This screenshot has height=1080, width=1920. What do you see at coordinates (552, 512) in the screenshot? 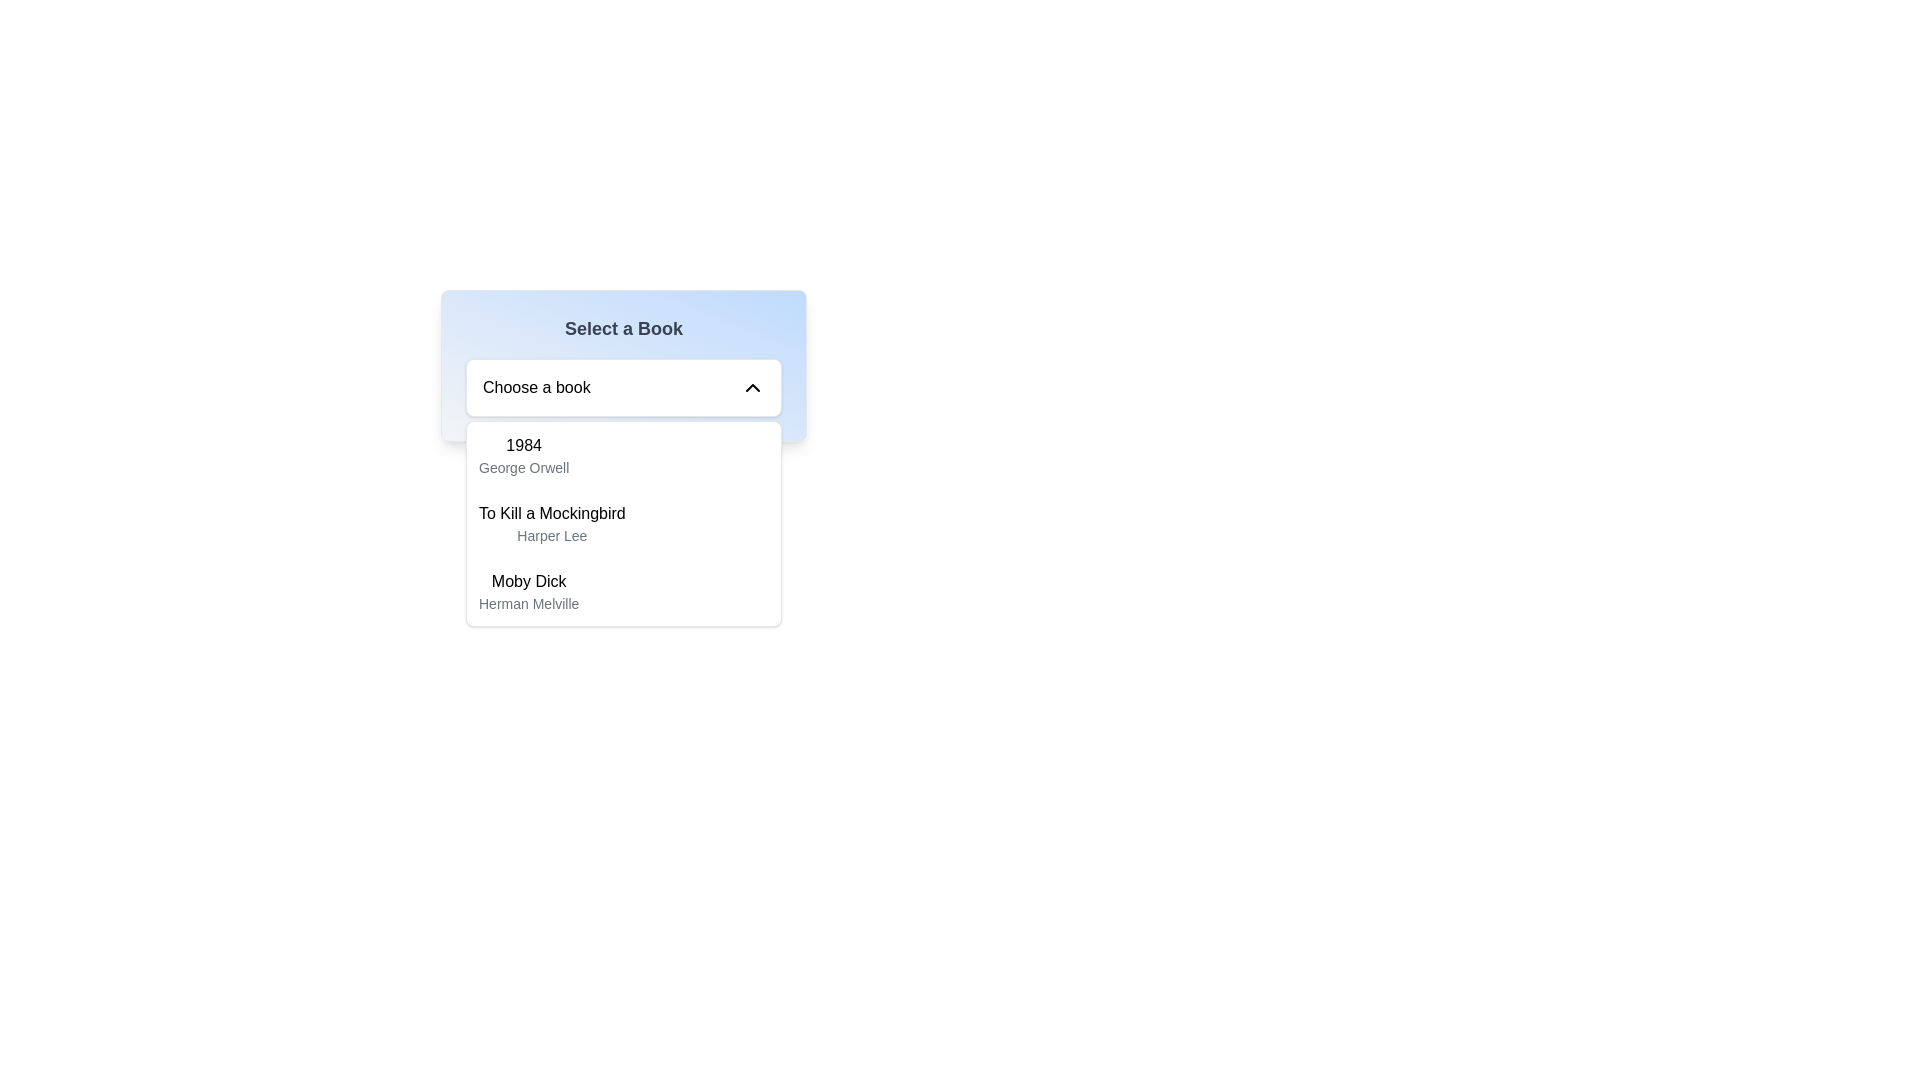
I see `displayed title of the book in the dropdown list, which is the second item and located beneath the 'Choose a Book' label` at bounding box center [552, 512].